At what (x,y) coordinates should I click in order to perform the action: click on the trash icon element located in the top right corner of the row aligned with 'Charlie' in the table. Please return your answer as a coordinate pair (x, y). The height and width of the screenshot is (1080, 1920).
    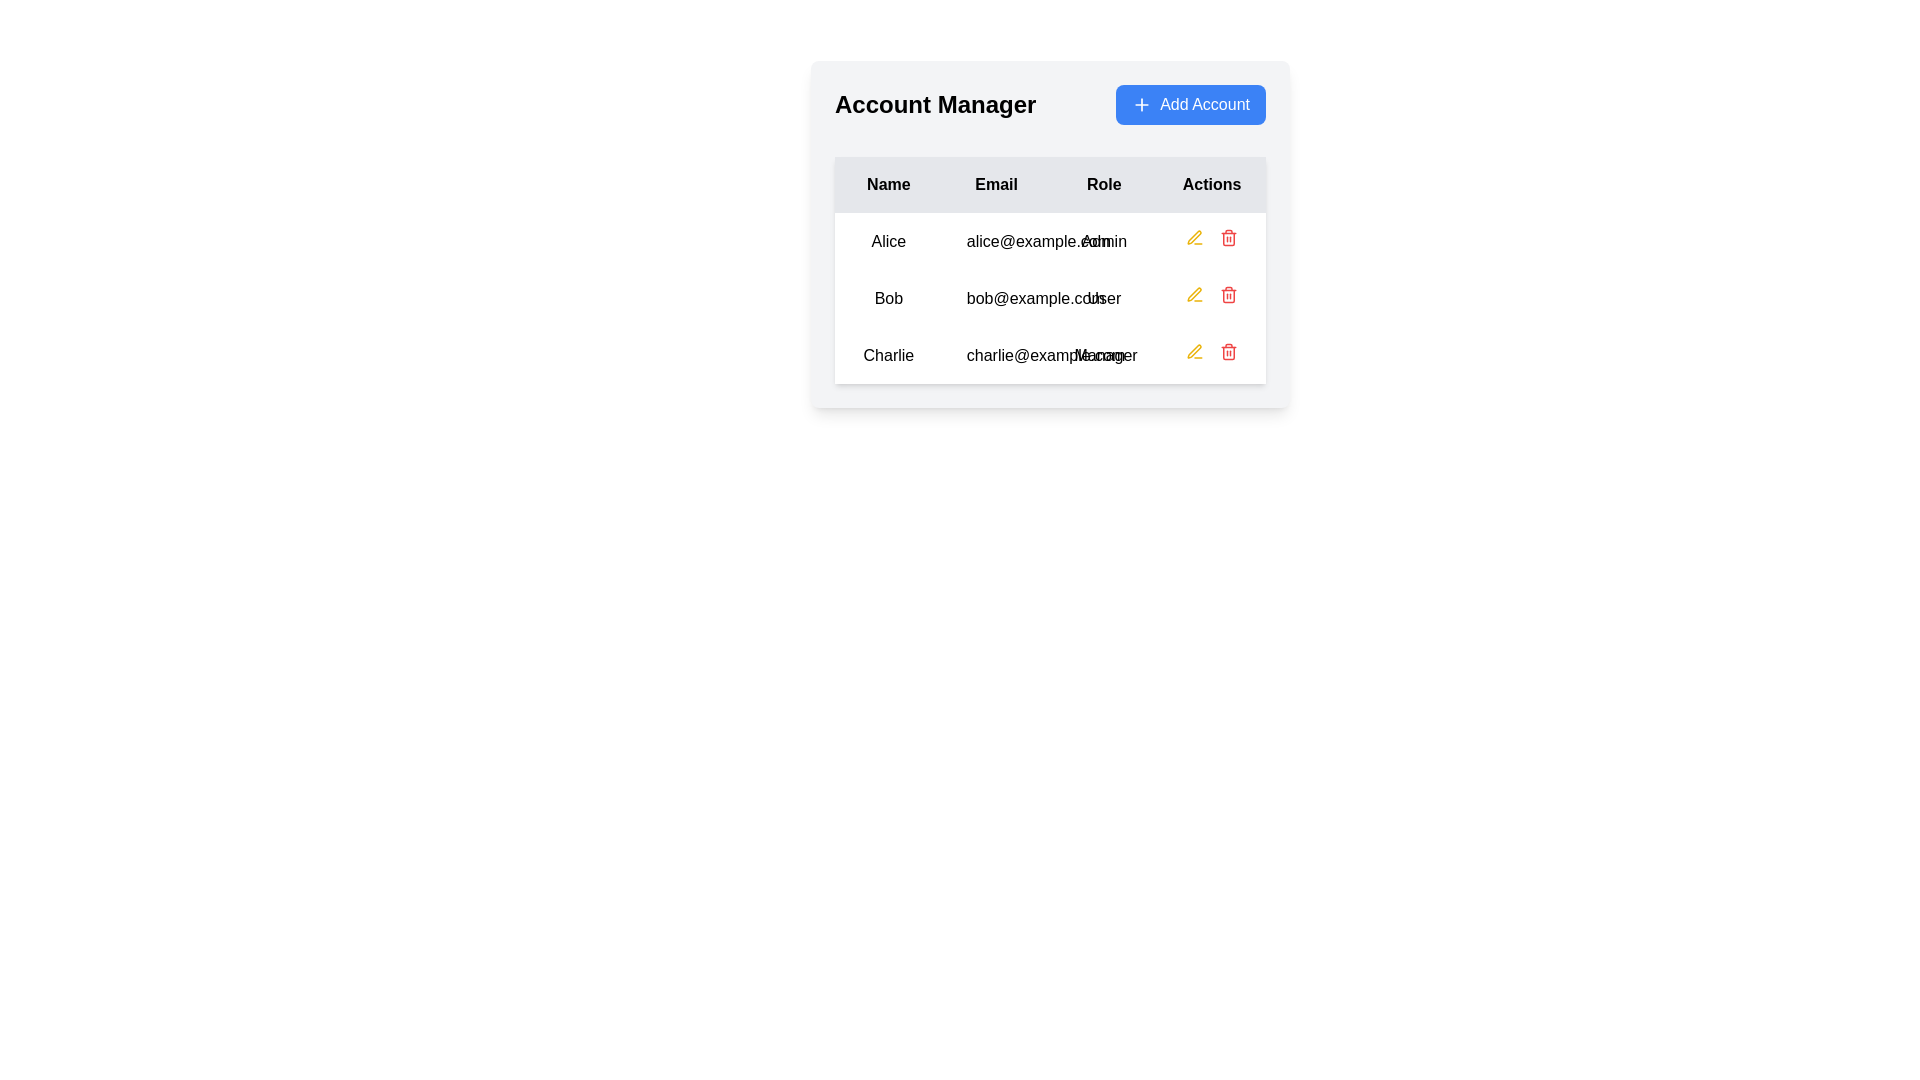
    Looking at the image, I should click on (1228, 352).